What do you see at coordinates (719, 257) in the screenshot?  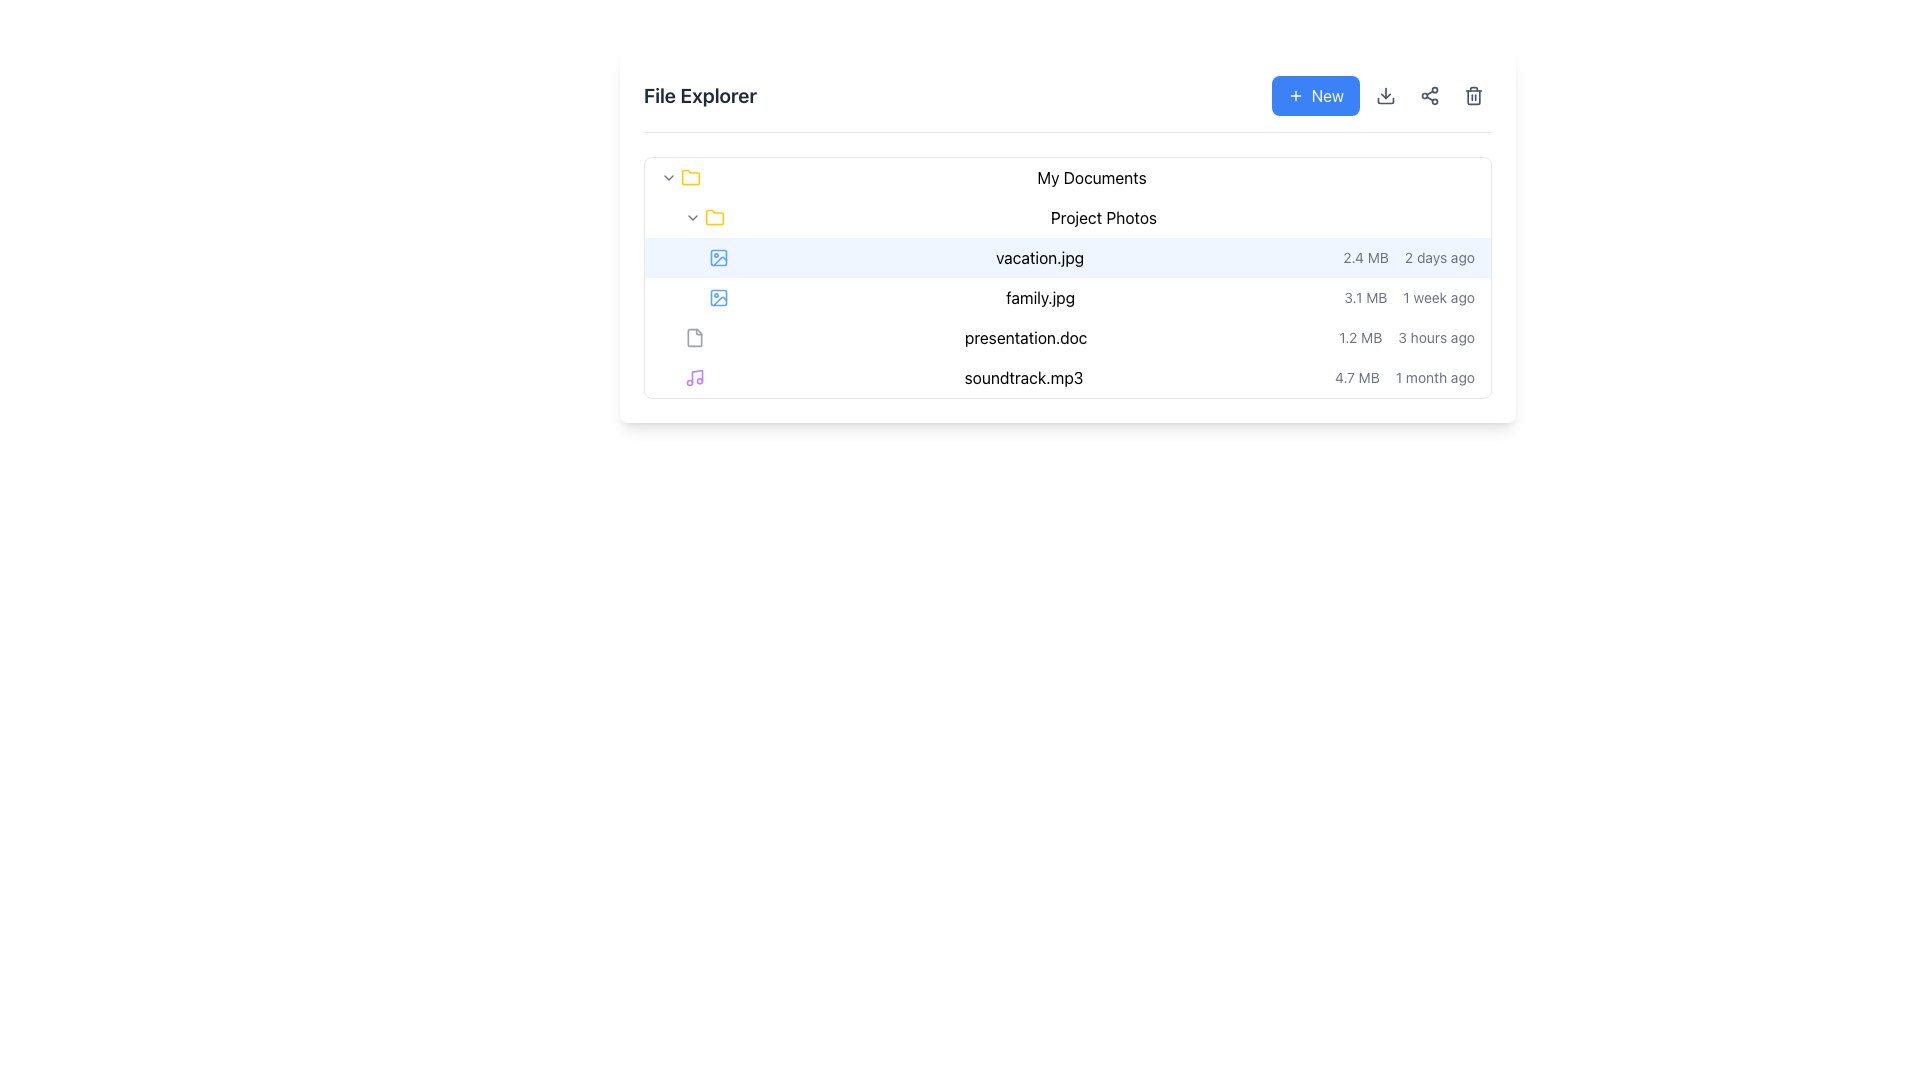 I see `the blue rectangular icon with rounded edges representing 'vacation.jpg' in the 'Project Photos' folder in the File Explorer UI` at bounding box center [719, 257].